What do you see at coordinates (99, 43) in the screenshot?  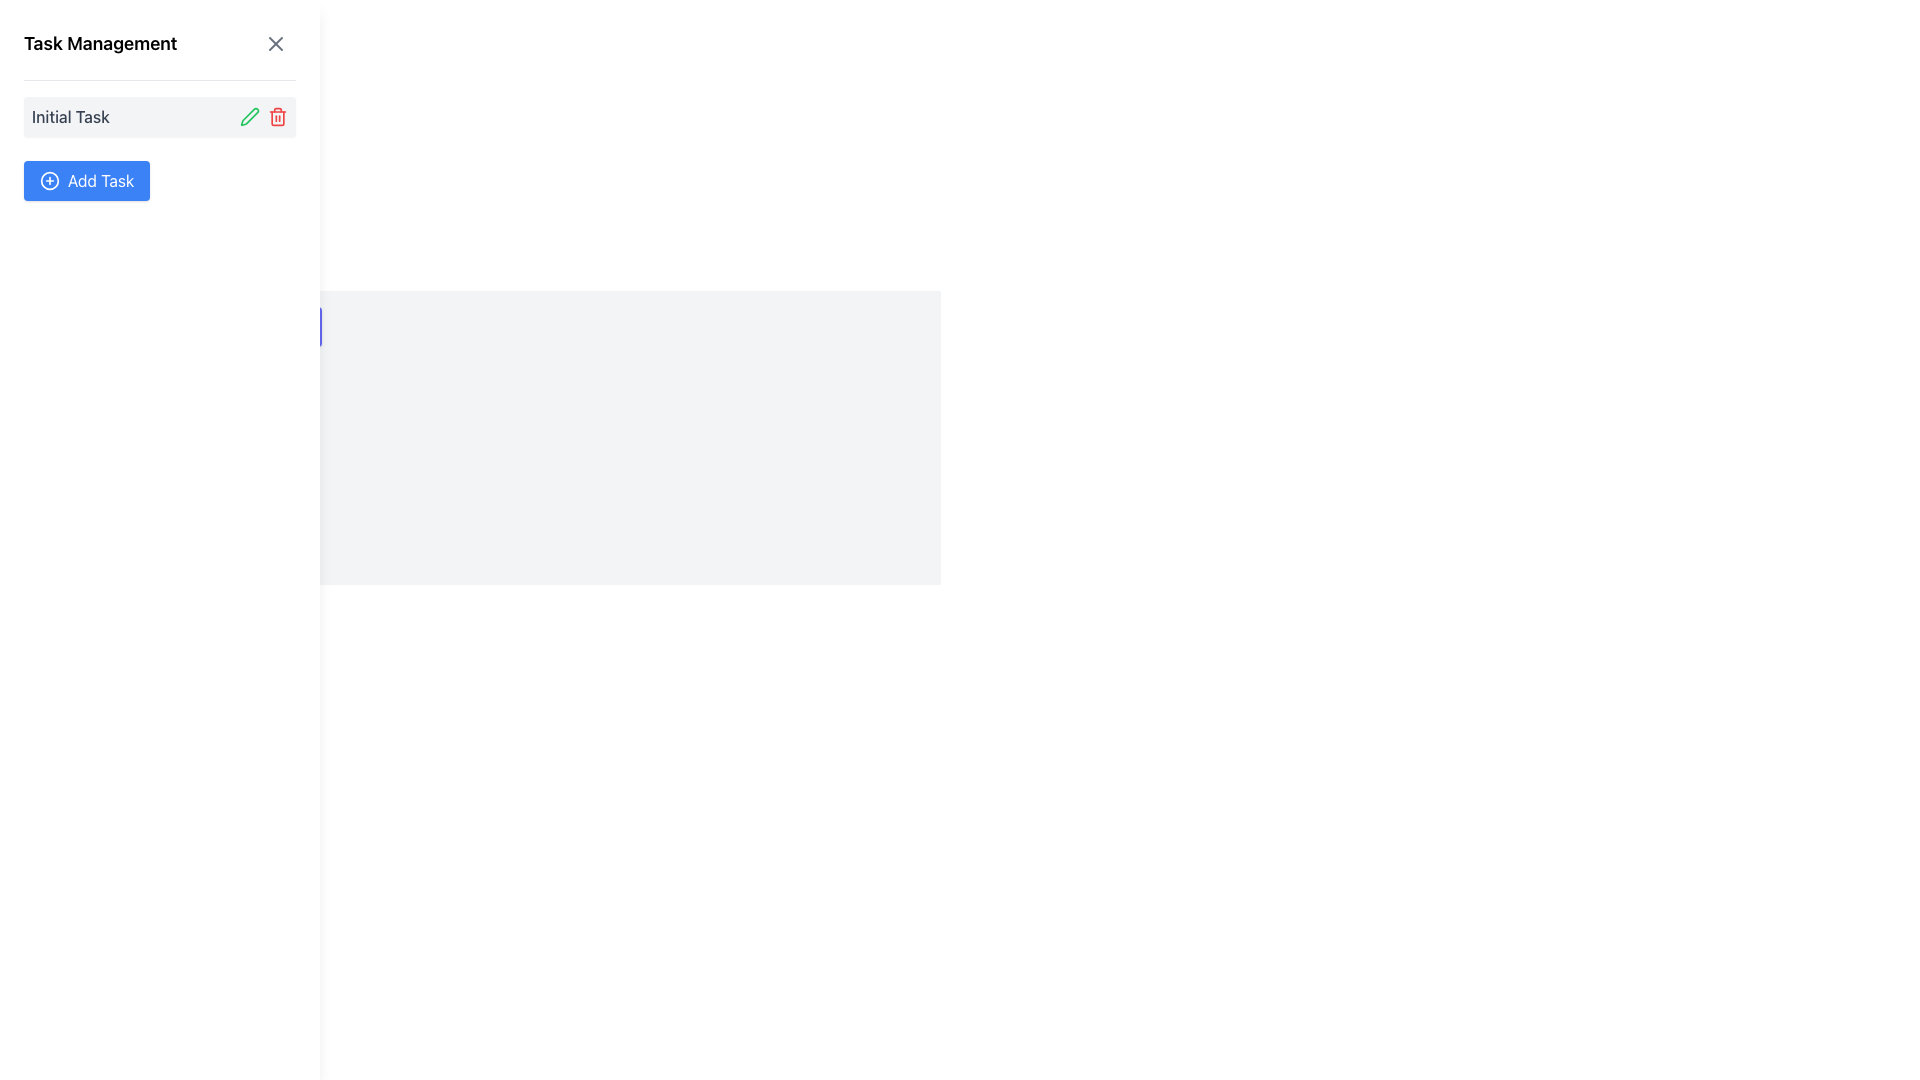 I see `static text element that serves as the title or heading for the panel, located at the top-left corner of the interface, positioned to the left of a button and an icon` at bounding box center [99, 43].